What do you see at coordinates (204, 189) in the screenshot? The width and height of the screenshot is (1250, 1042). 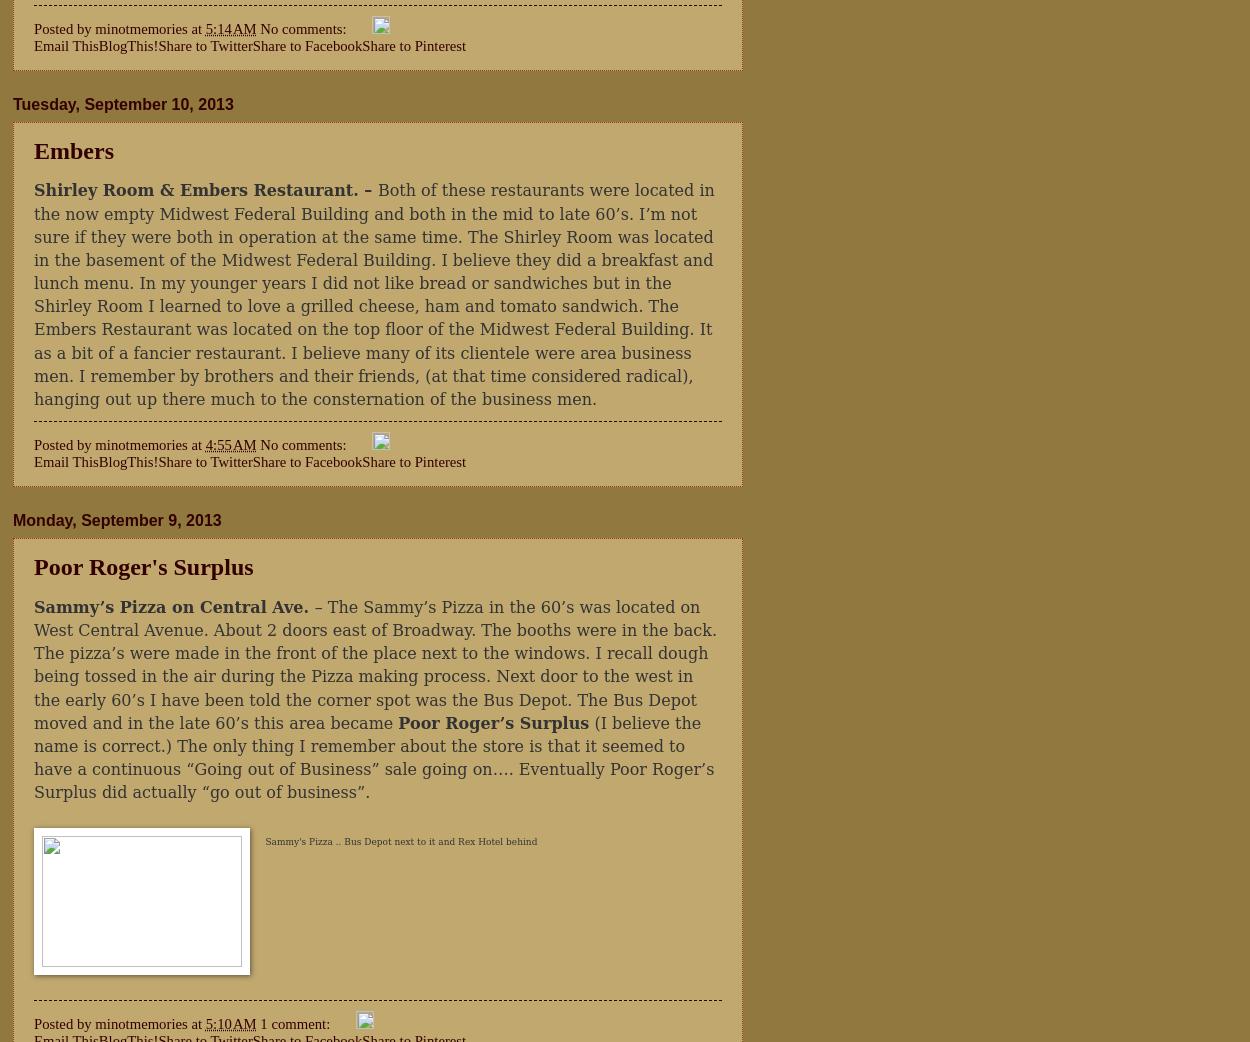 I see `'Shirley
Room & Embers Restaurant. –'` at bounding box center [204, 189].